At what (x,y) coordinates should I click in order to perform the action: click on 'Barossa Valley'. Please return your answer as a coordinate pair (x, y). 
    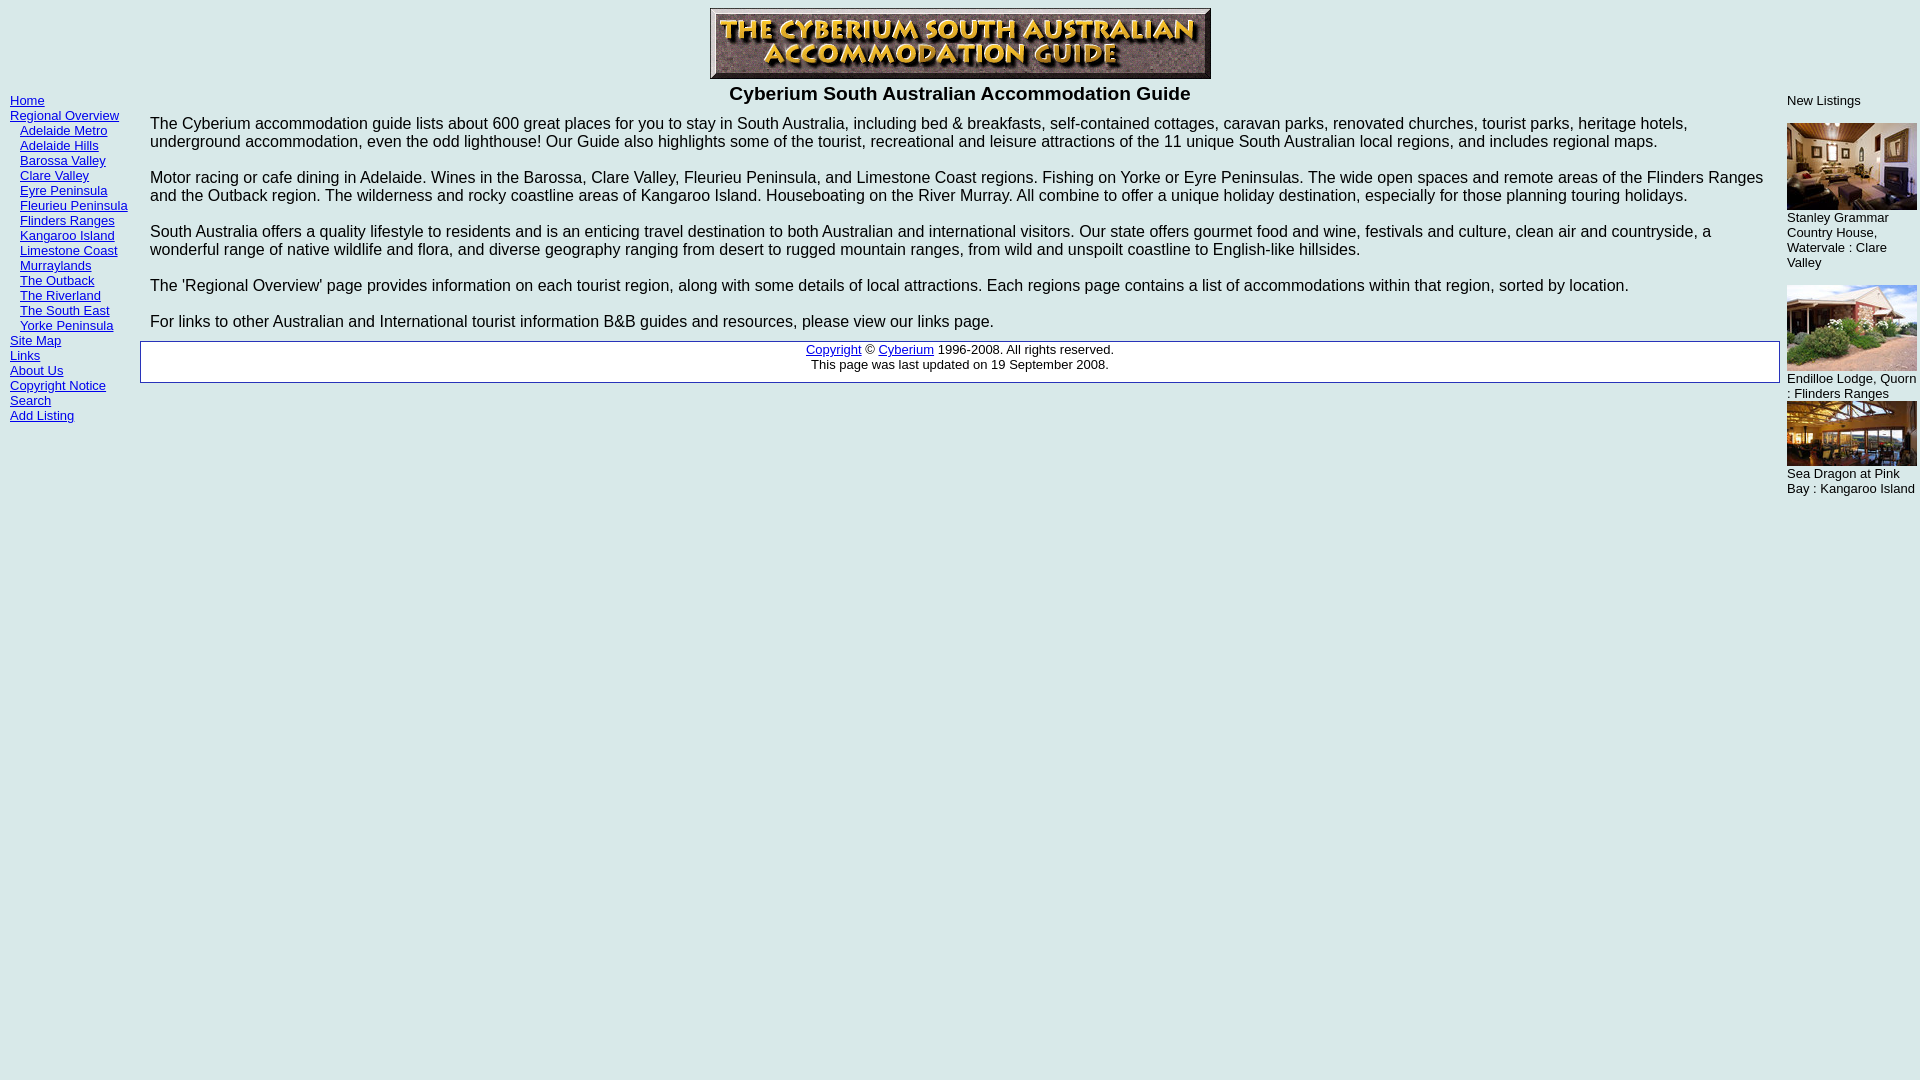
    Looking at the image, I should click on (62, 159).